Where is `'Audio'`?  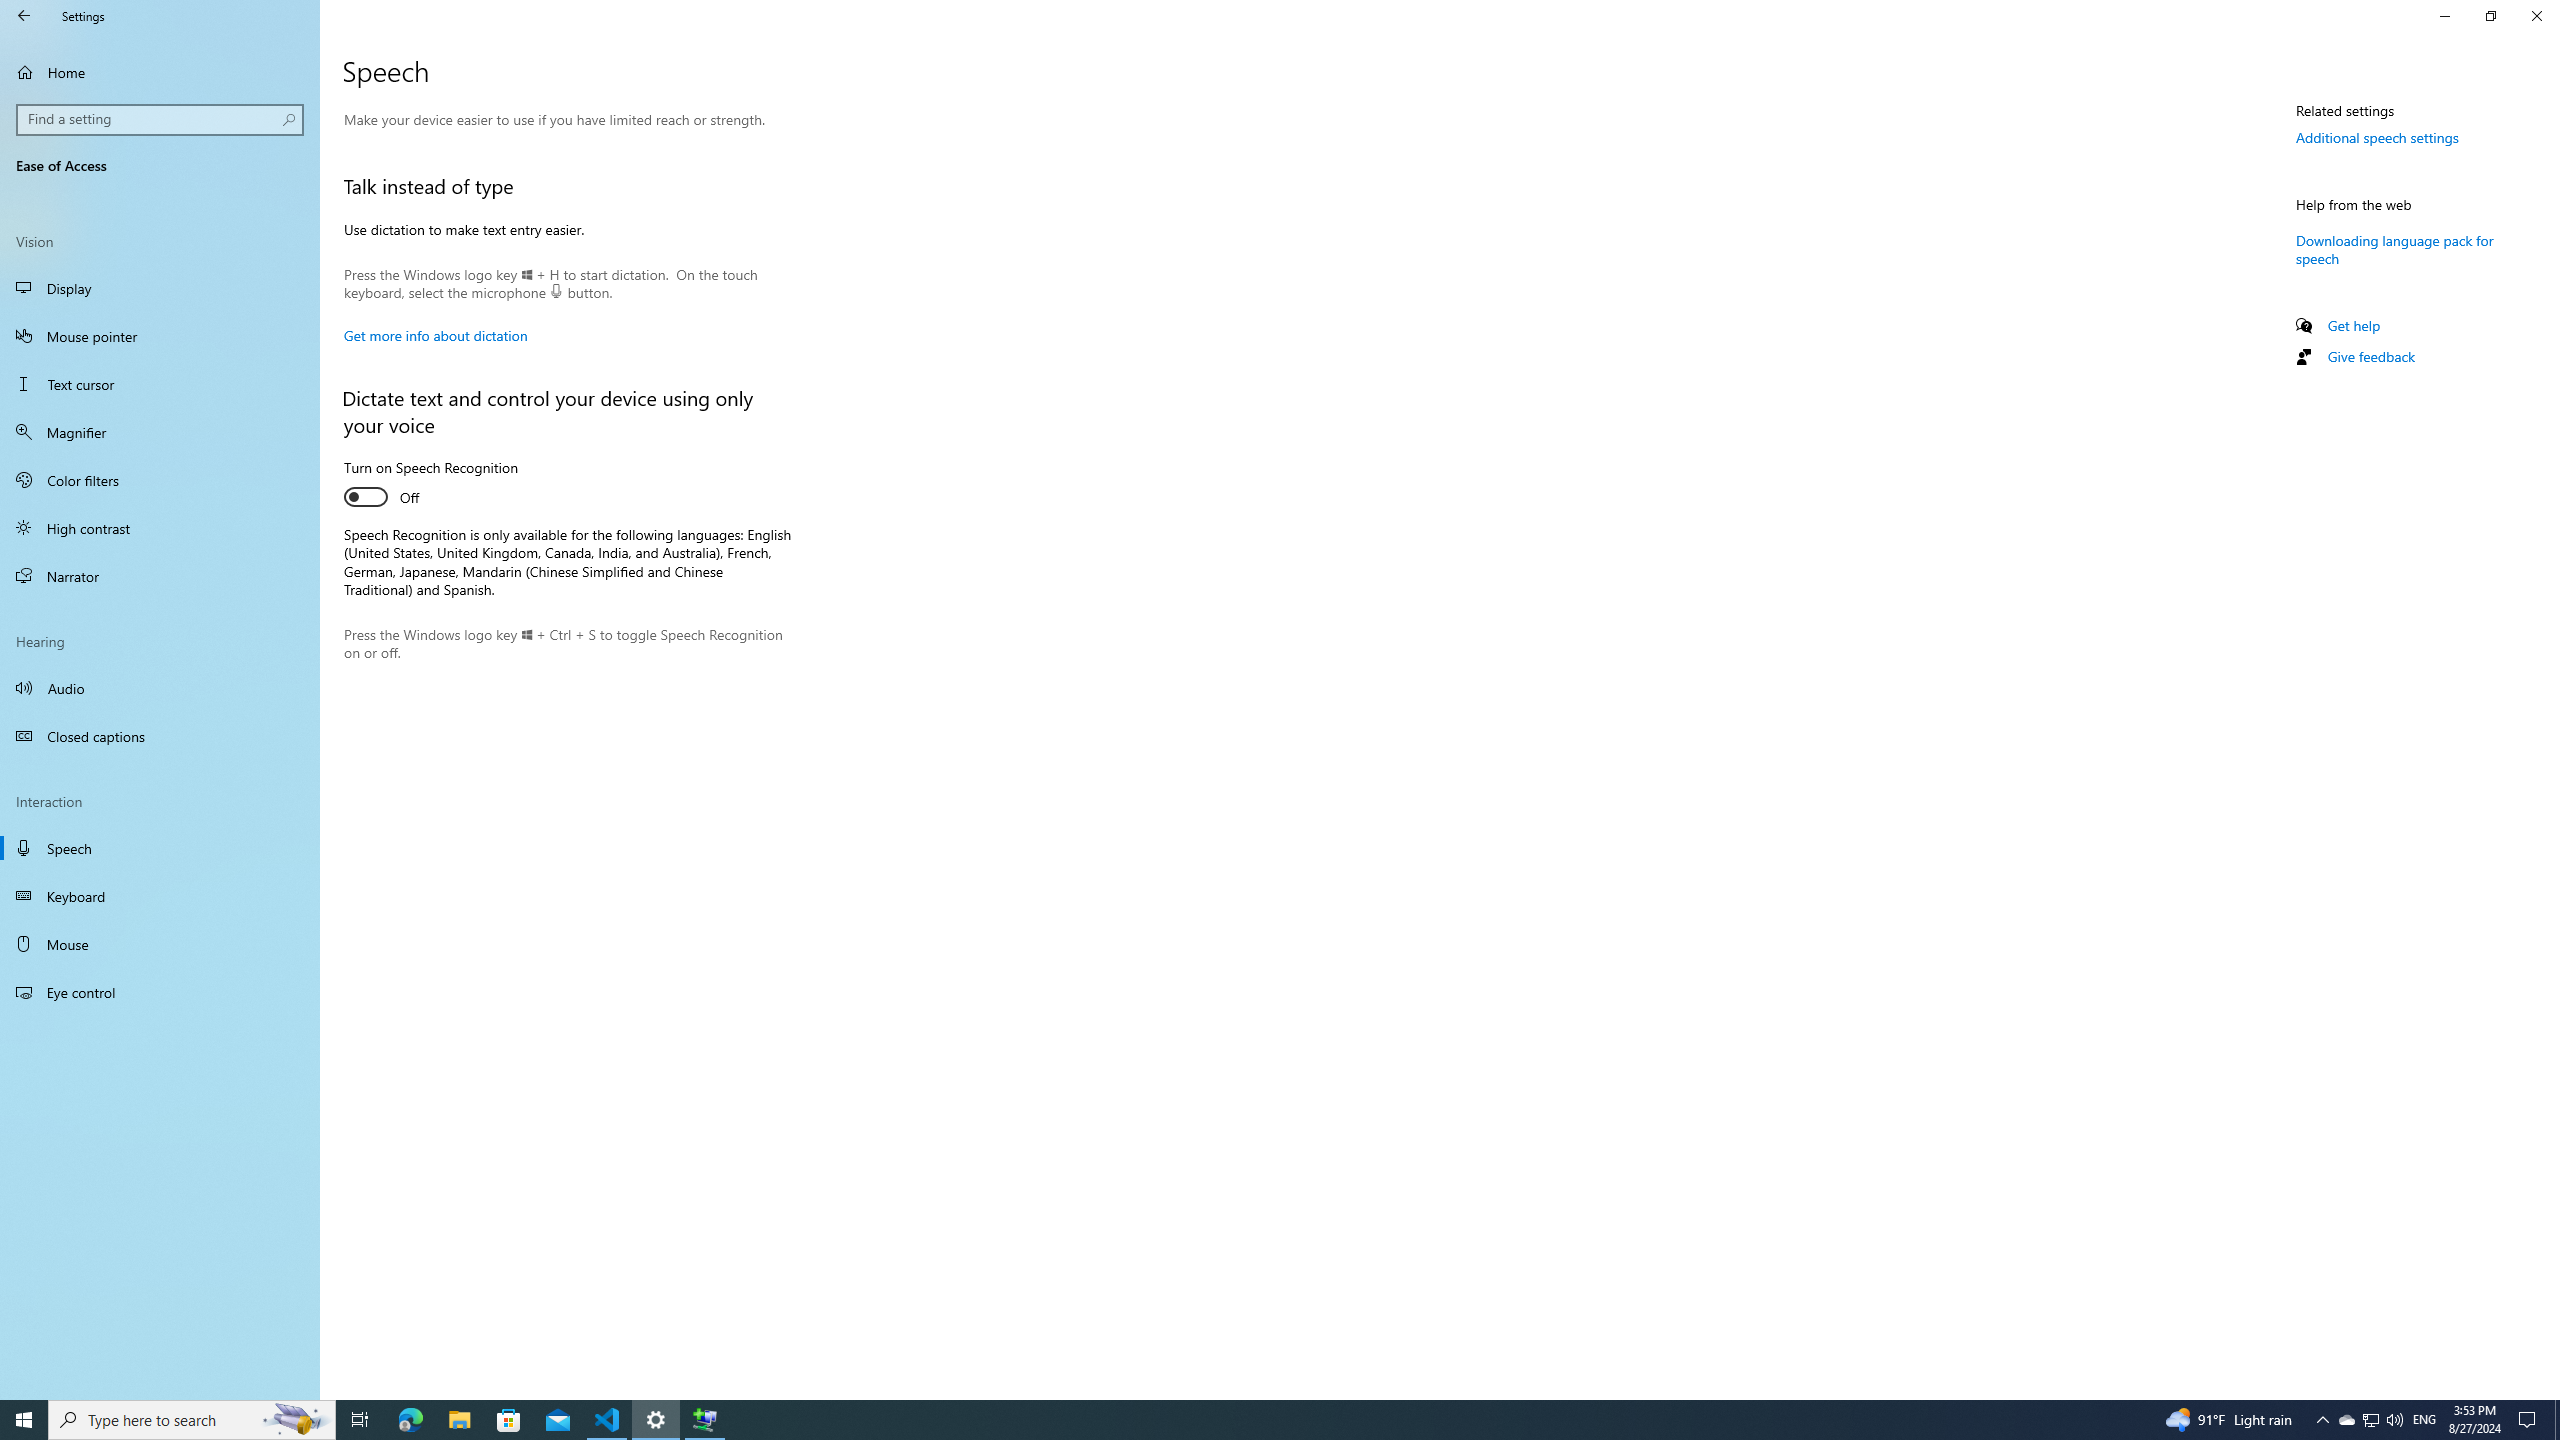
'Audio' is located at coordinates (159, 686).